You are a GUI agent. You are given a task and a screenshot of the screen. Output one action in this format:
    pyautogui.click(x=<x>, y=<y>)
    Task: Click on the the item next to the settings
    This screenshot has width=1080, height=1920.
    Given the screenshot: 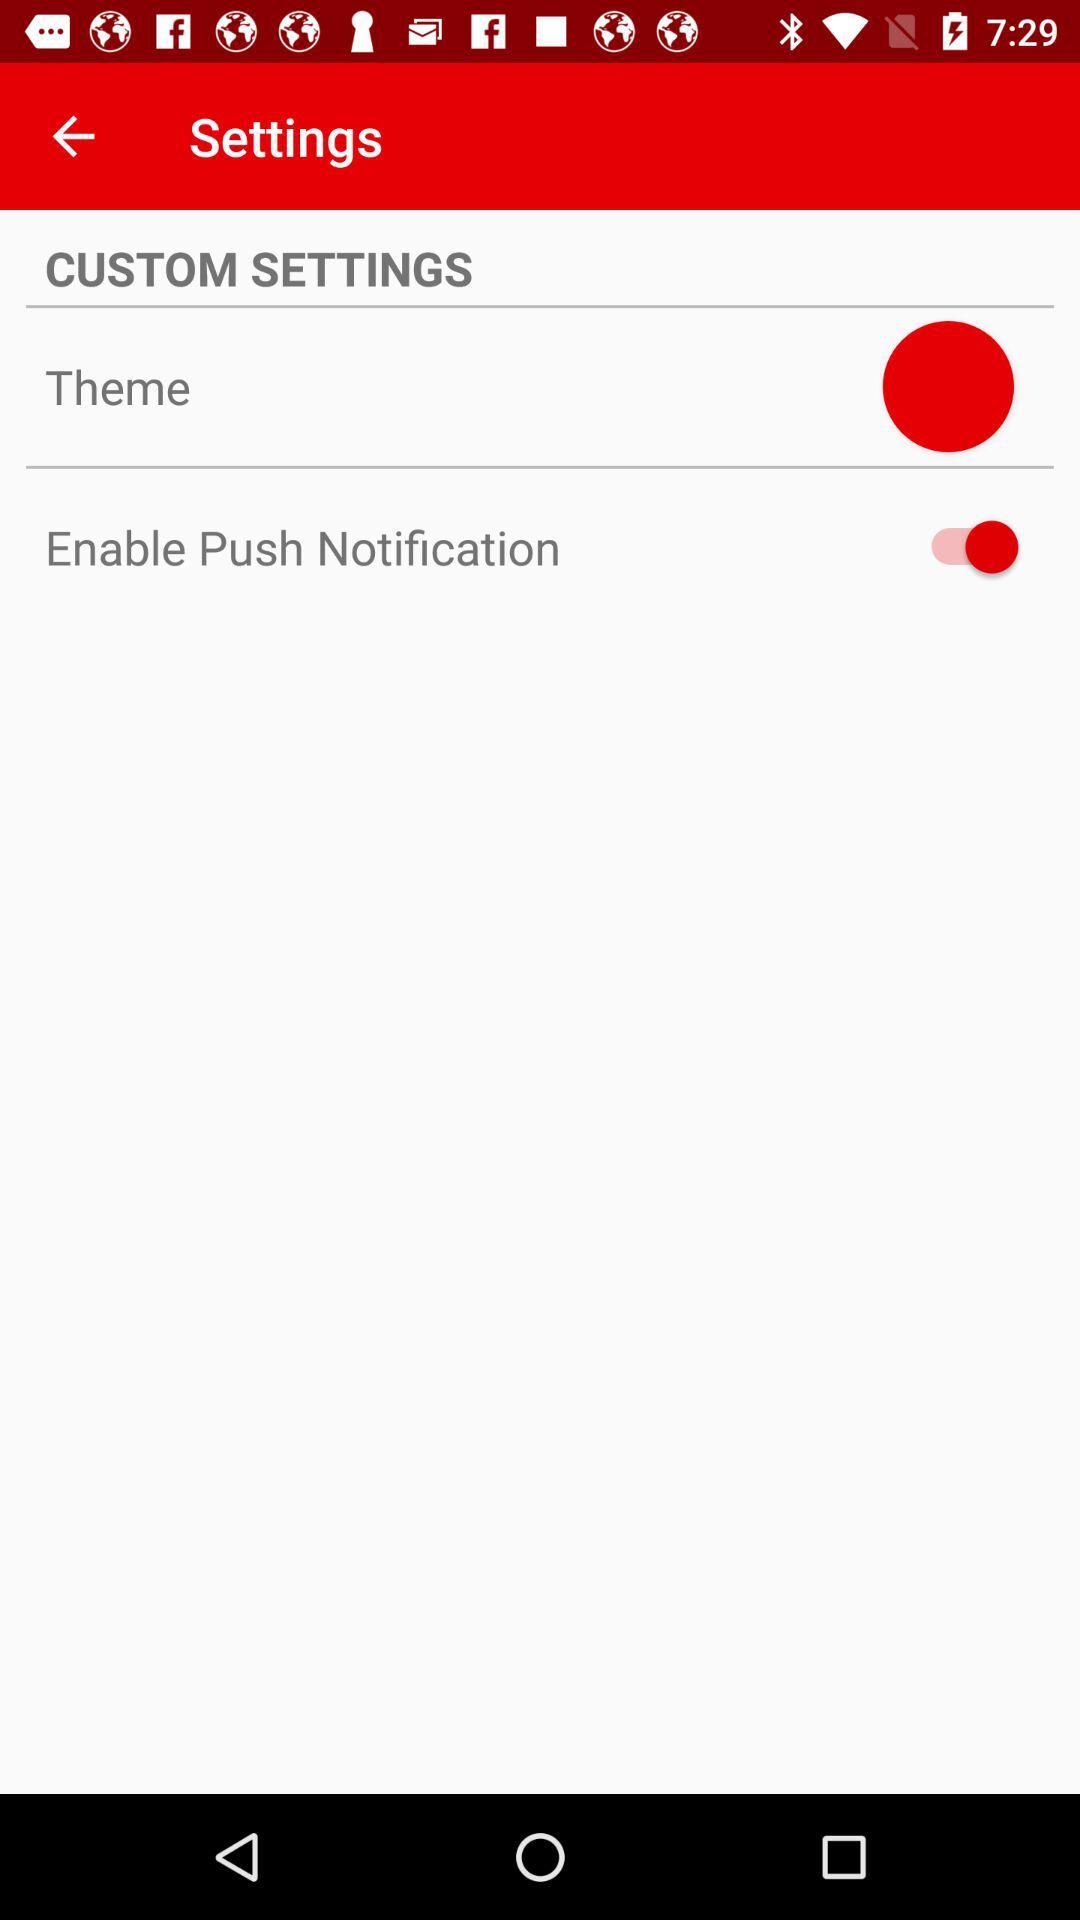 What is the action you would take?
    pyautogui.click(x=72, y=135)
    